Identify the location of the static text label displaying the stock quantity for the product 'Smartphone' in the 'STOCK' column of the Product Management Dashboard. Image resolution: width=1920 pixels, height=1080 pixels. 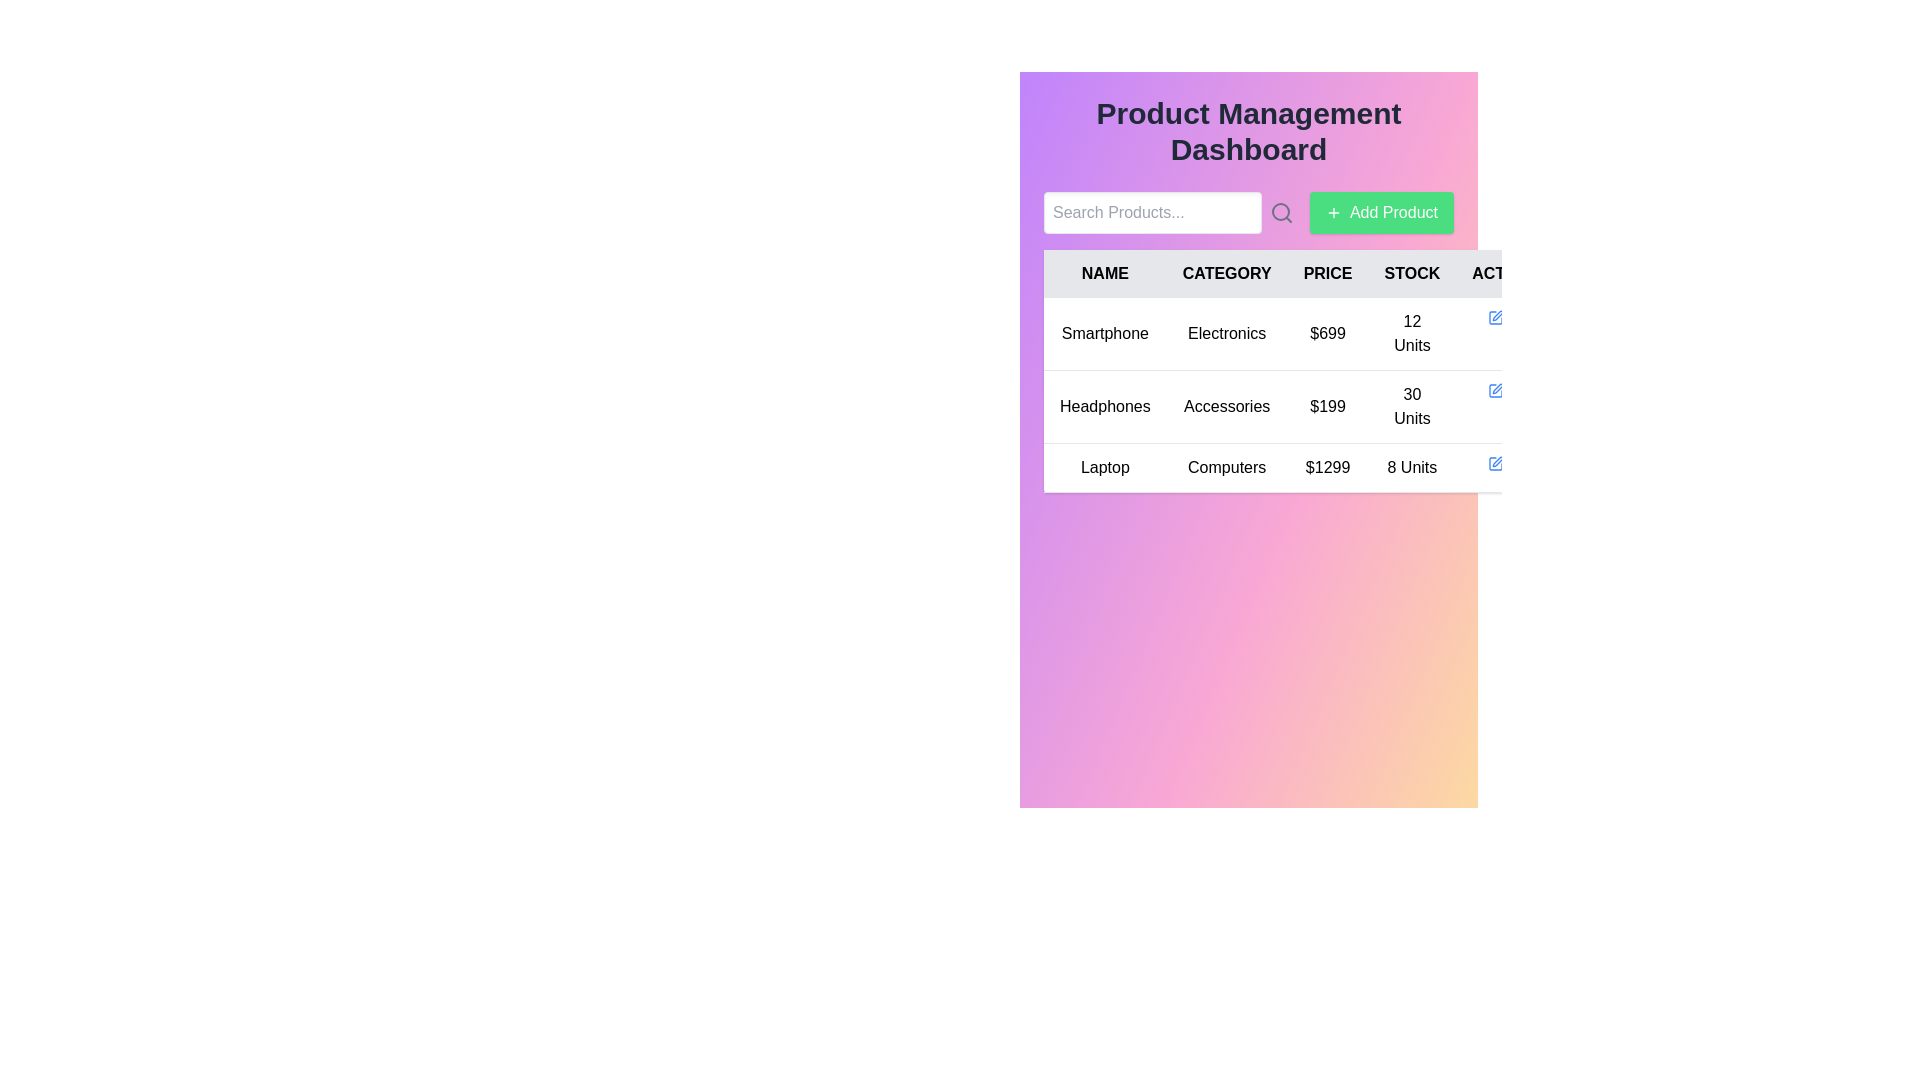
(1411, 333).